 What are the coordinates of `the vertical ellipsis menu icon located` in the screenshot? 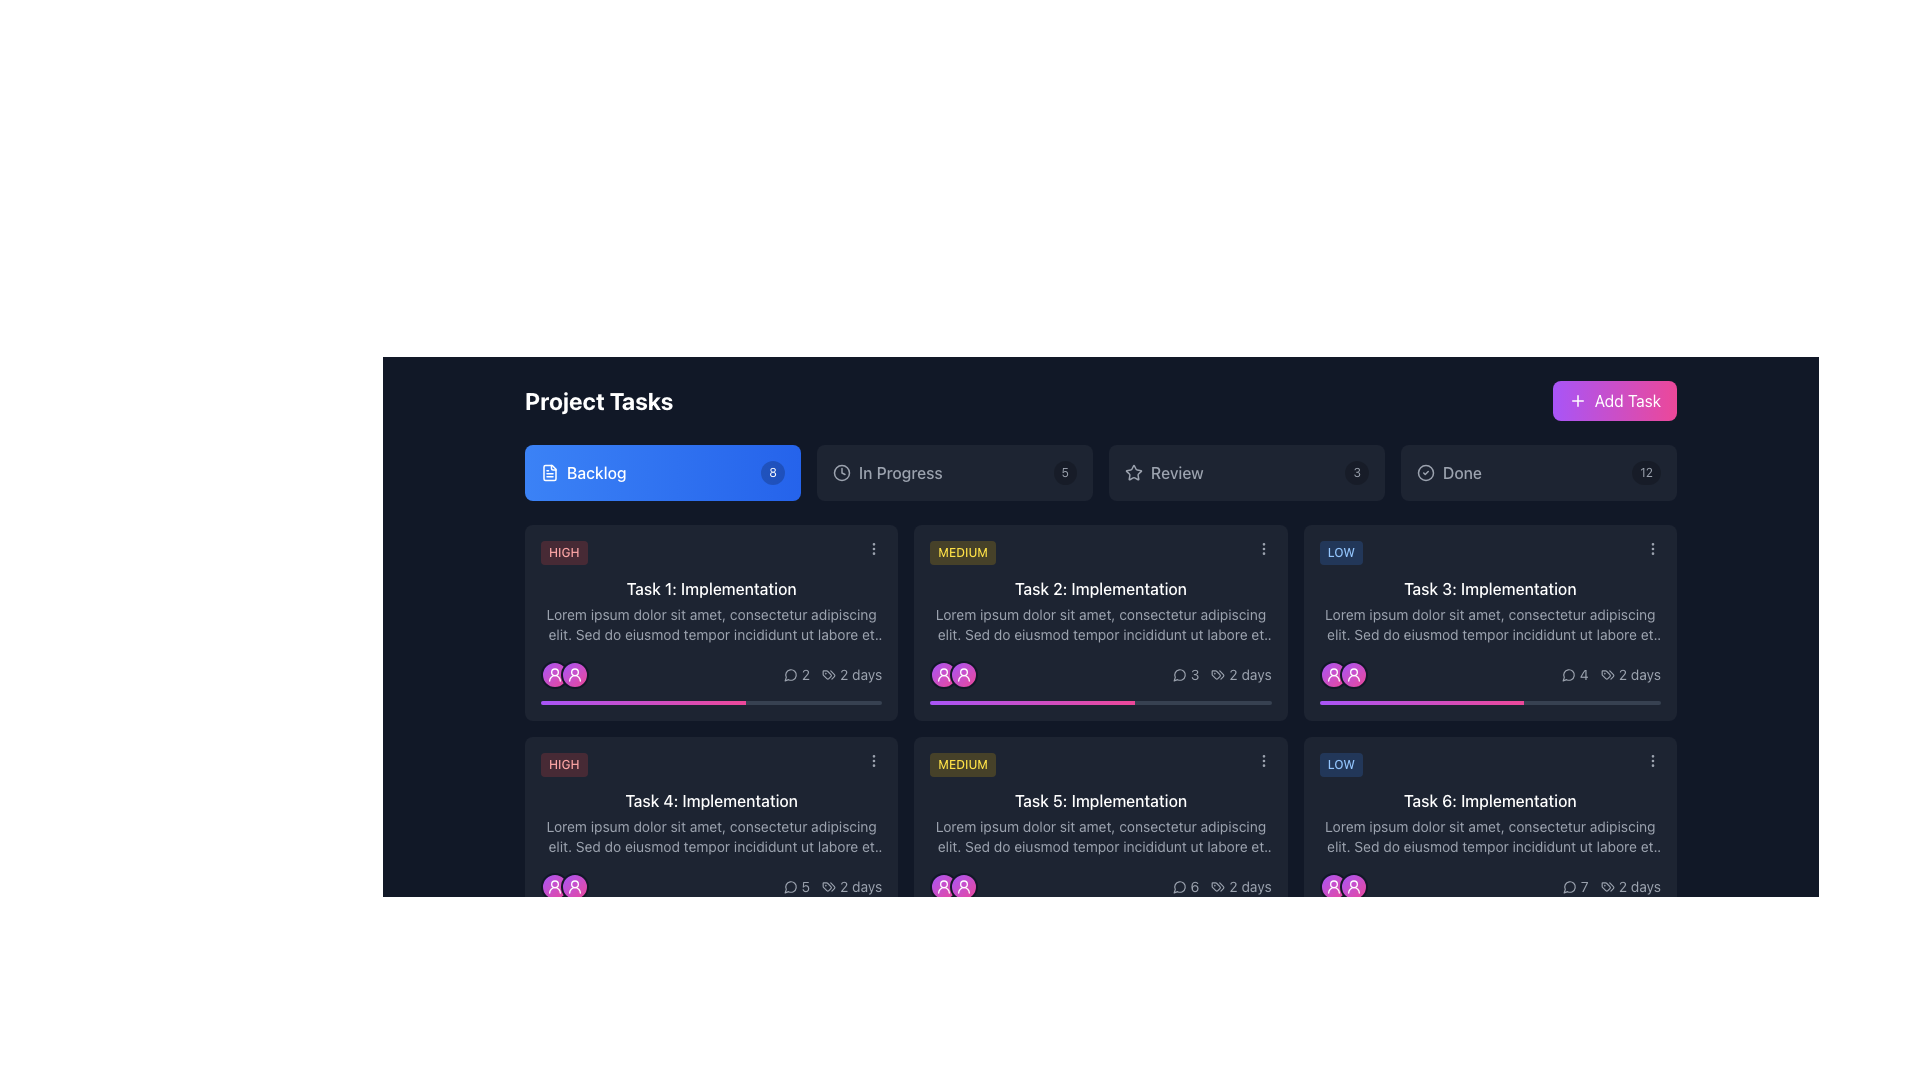 It's located at (873, 760).